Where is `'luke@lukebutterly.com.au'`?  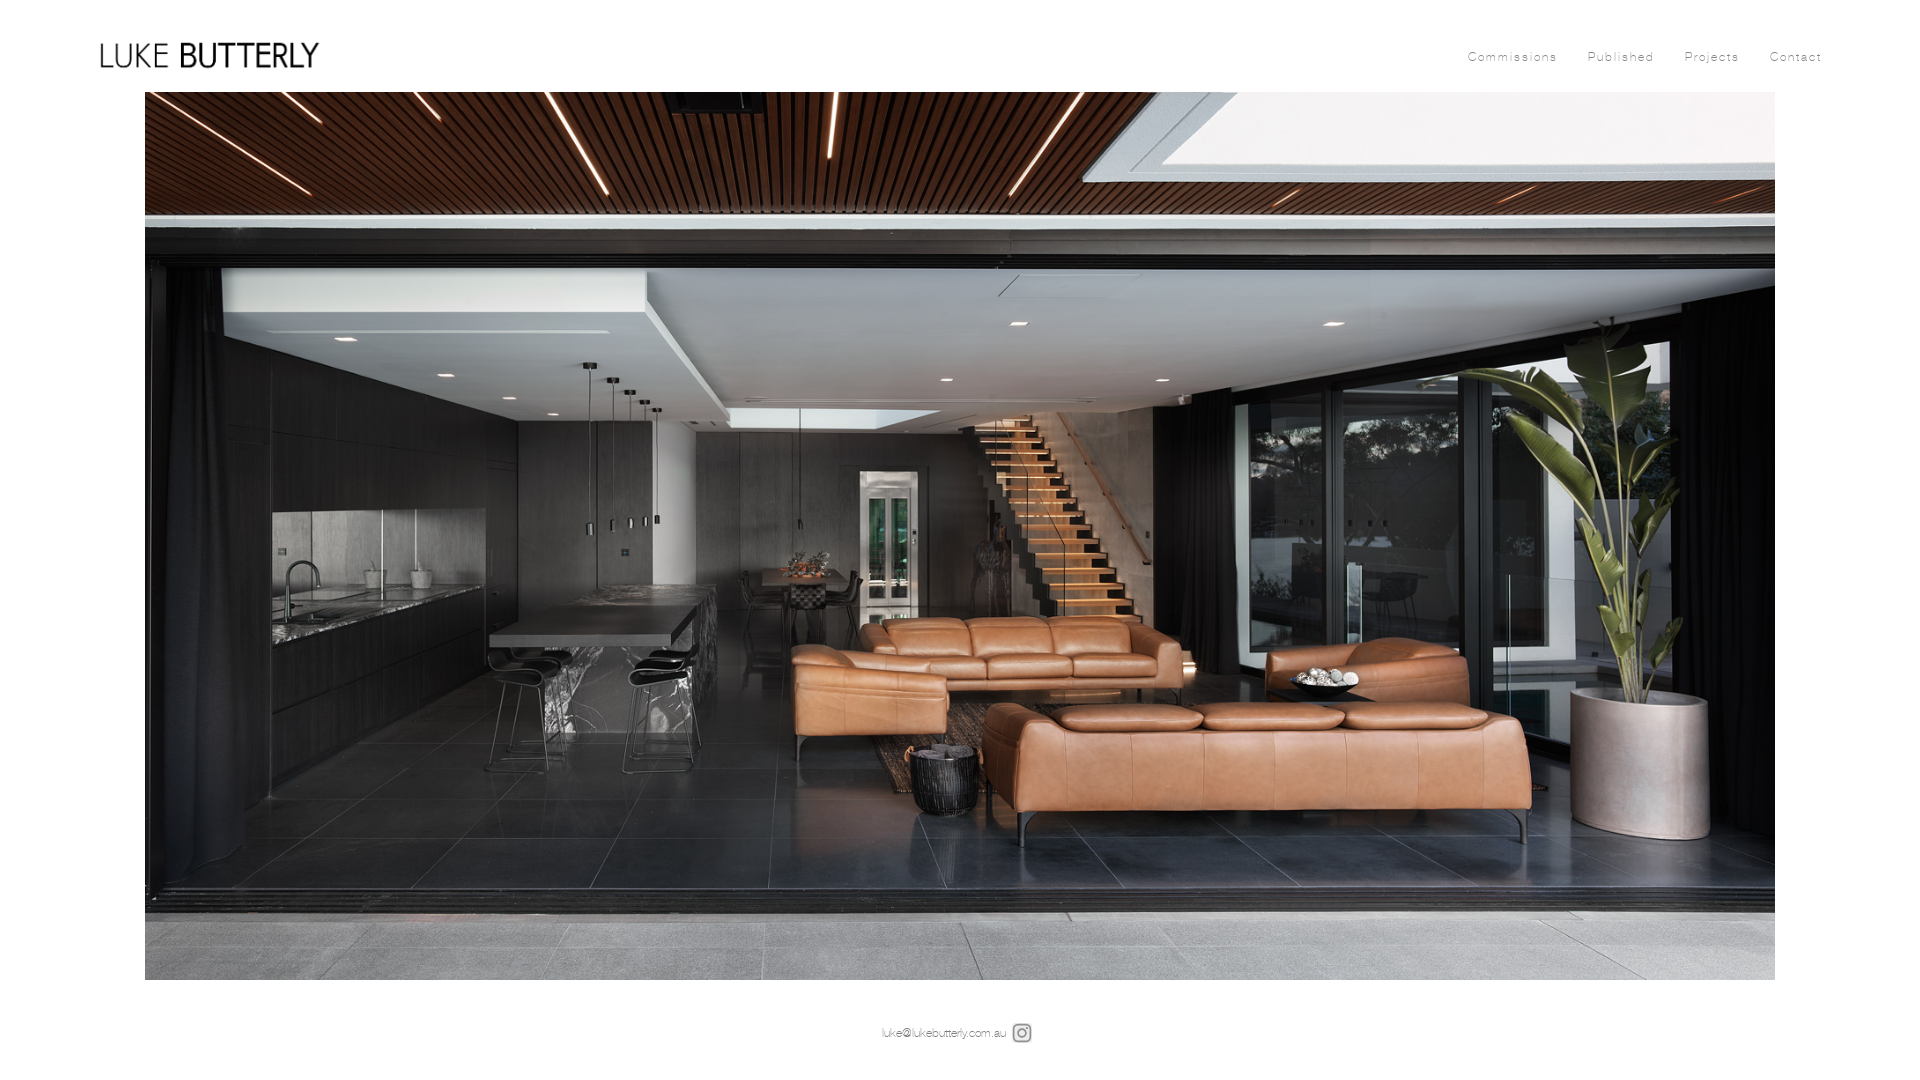
'luke@lukebutterly.com.au' is located at coordinates (881, 1033).